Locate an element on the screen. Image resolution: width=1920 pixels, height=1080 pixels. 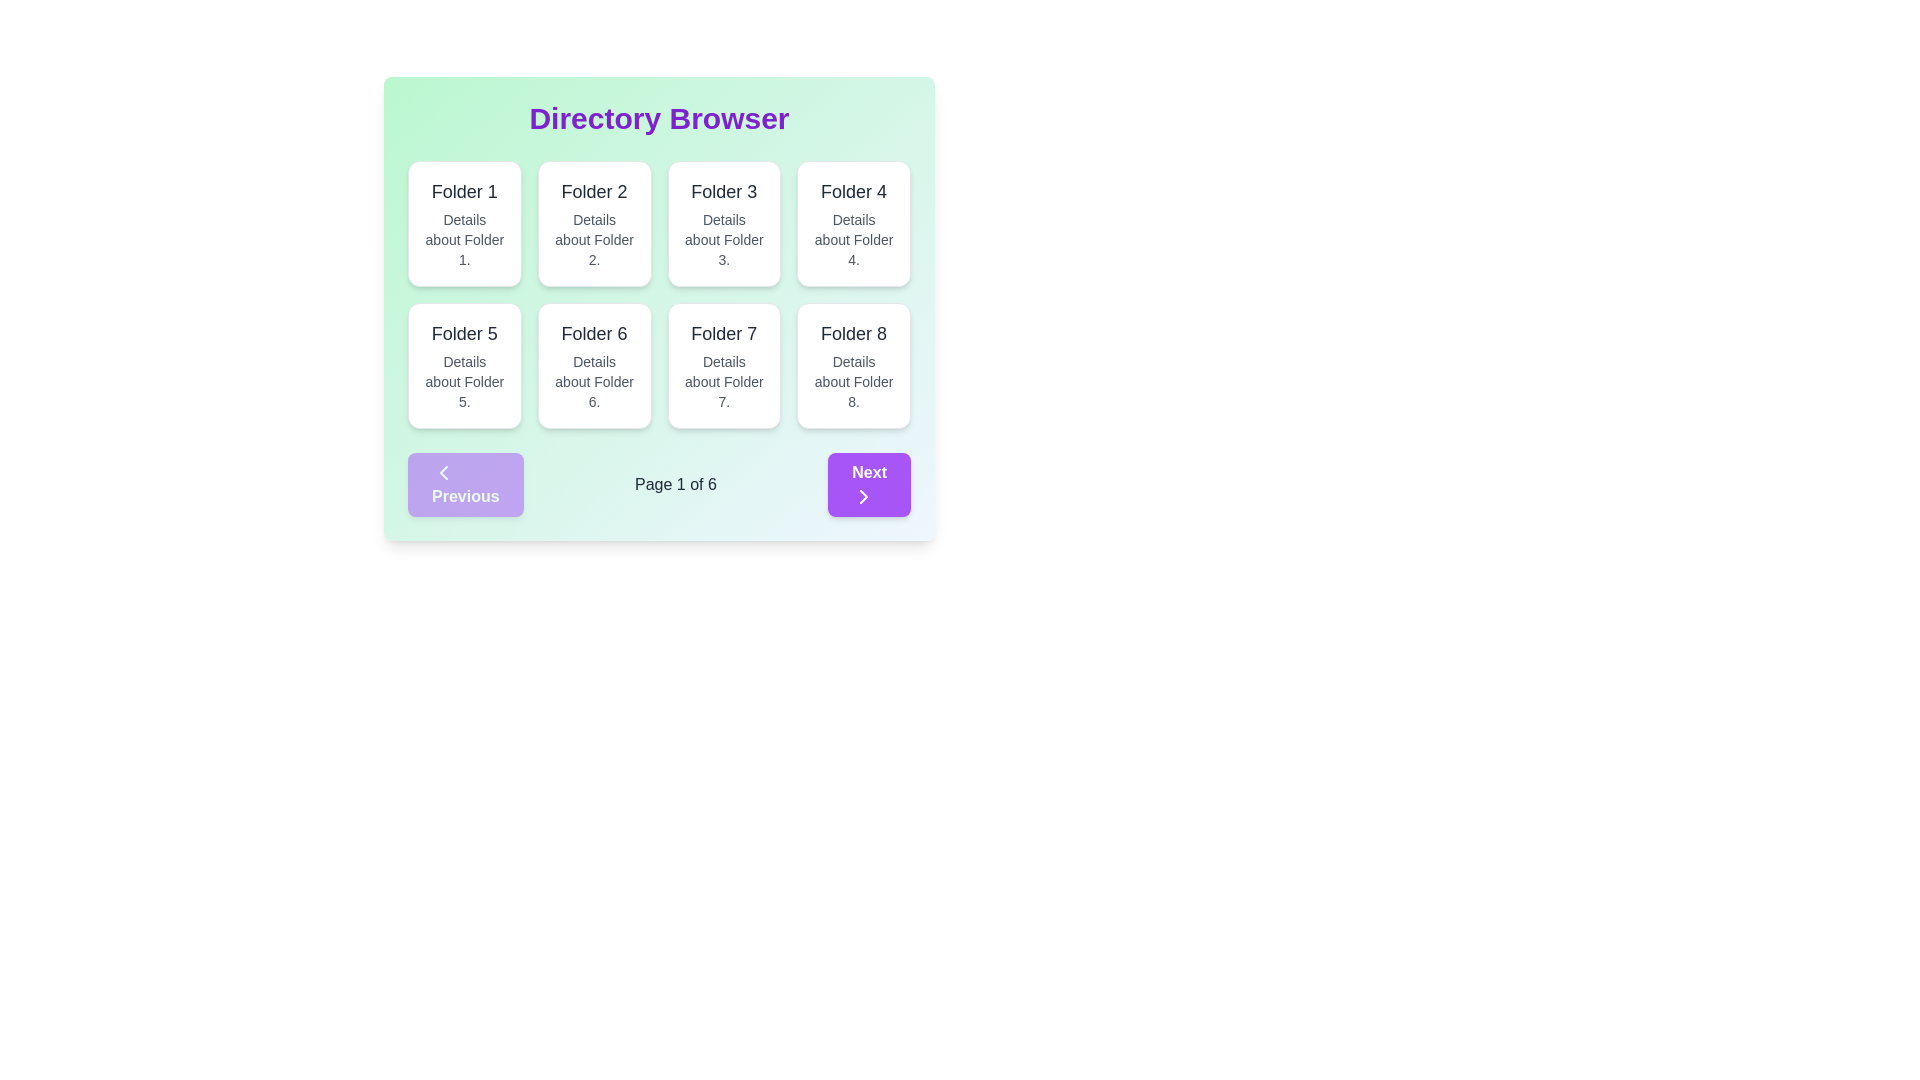
text label 'Folder 5' which is displayed in bold, gray font, centered within its card component is located at coordinates (463, 333).